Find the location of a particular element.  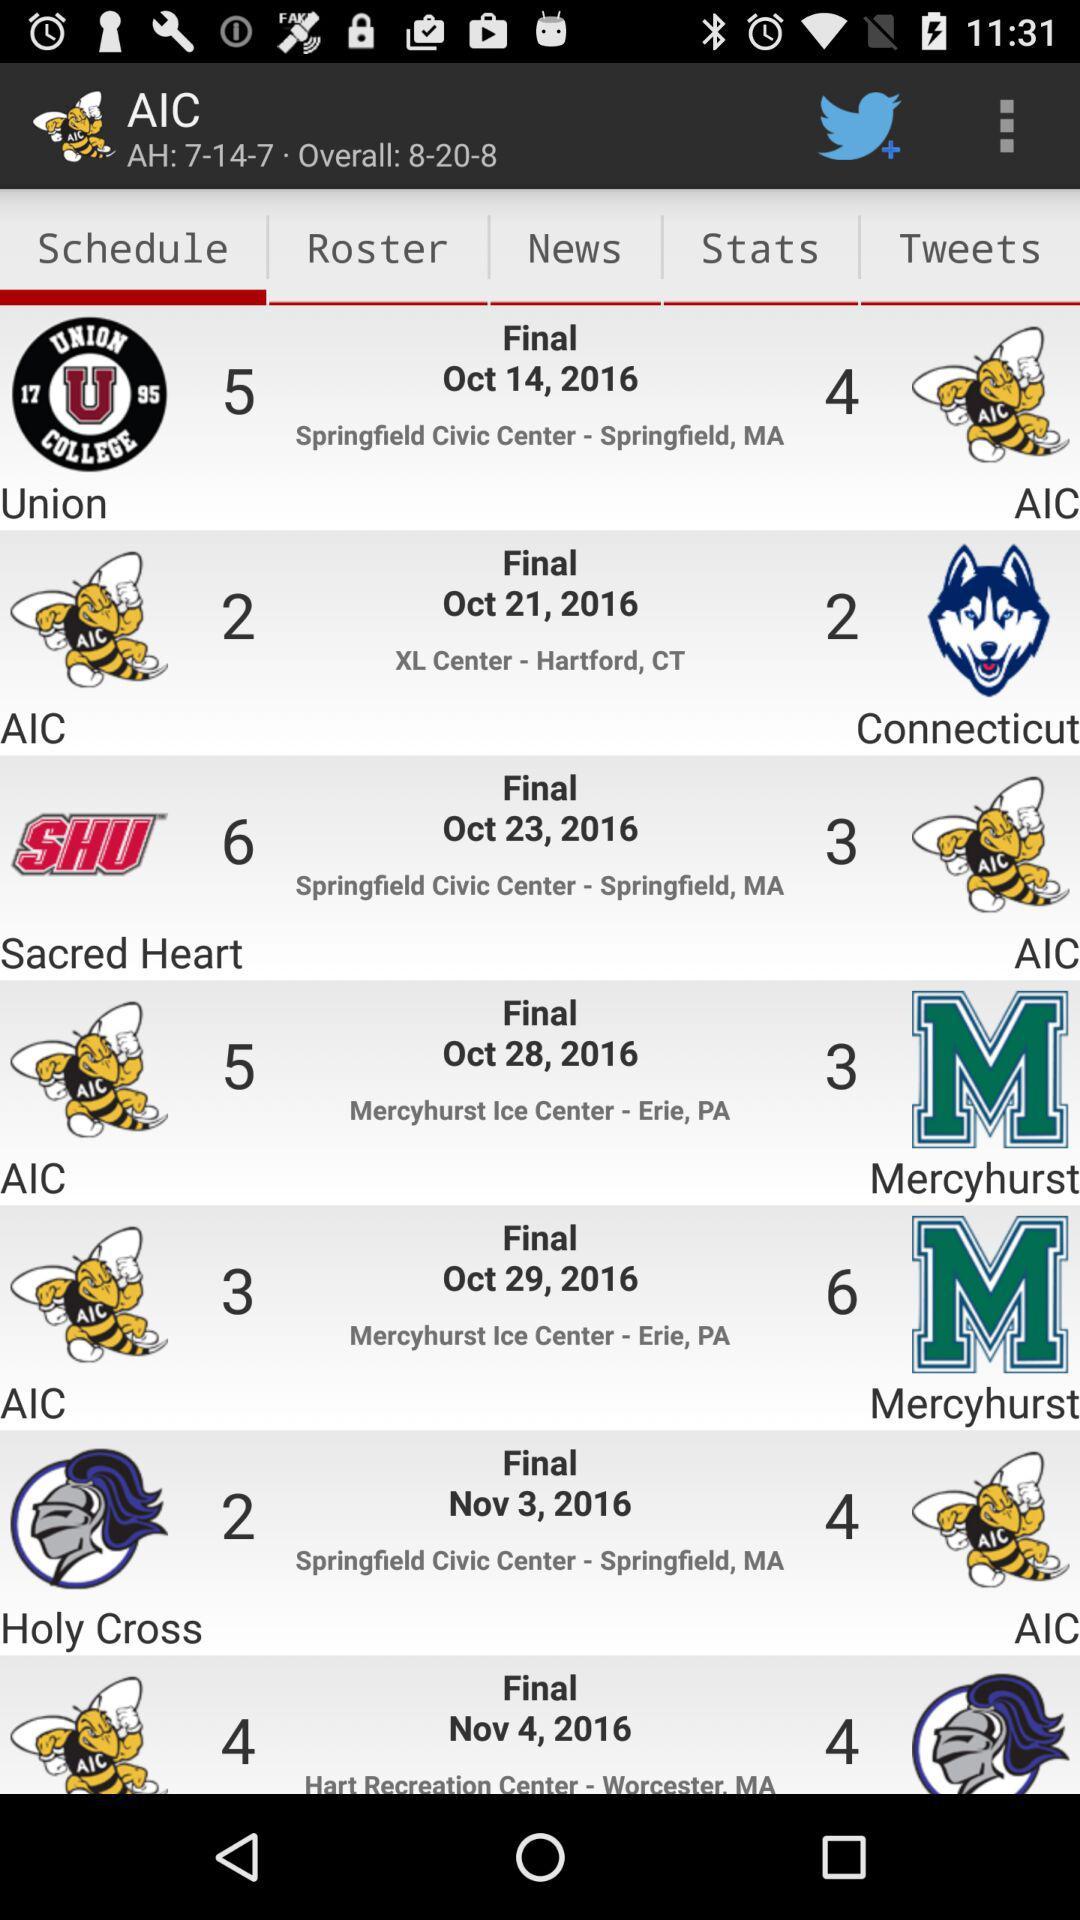

the tweets item is located at coordinates (969, 246).